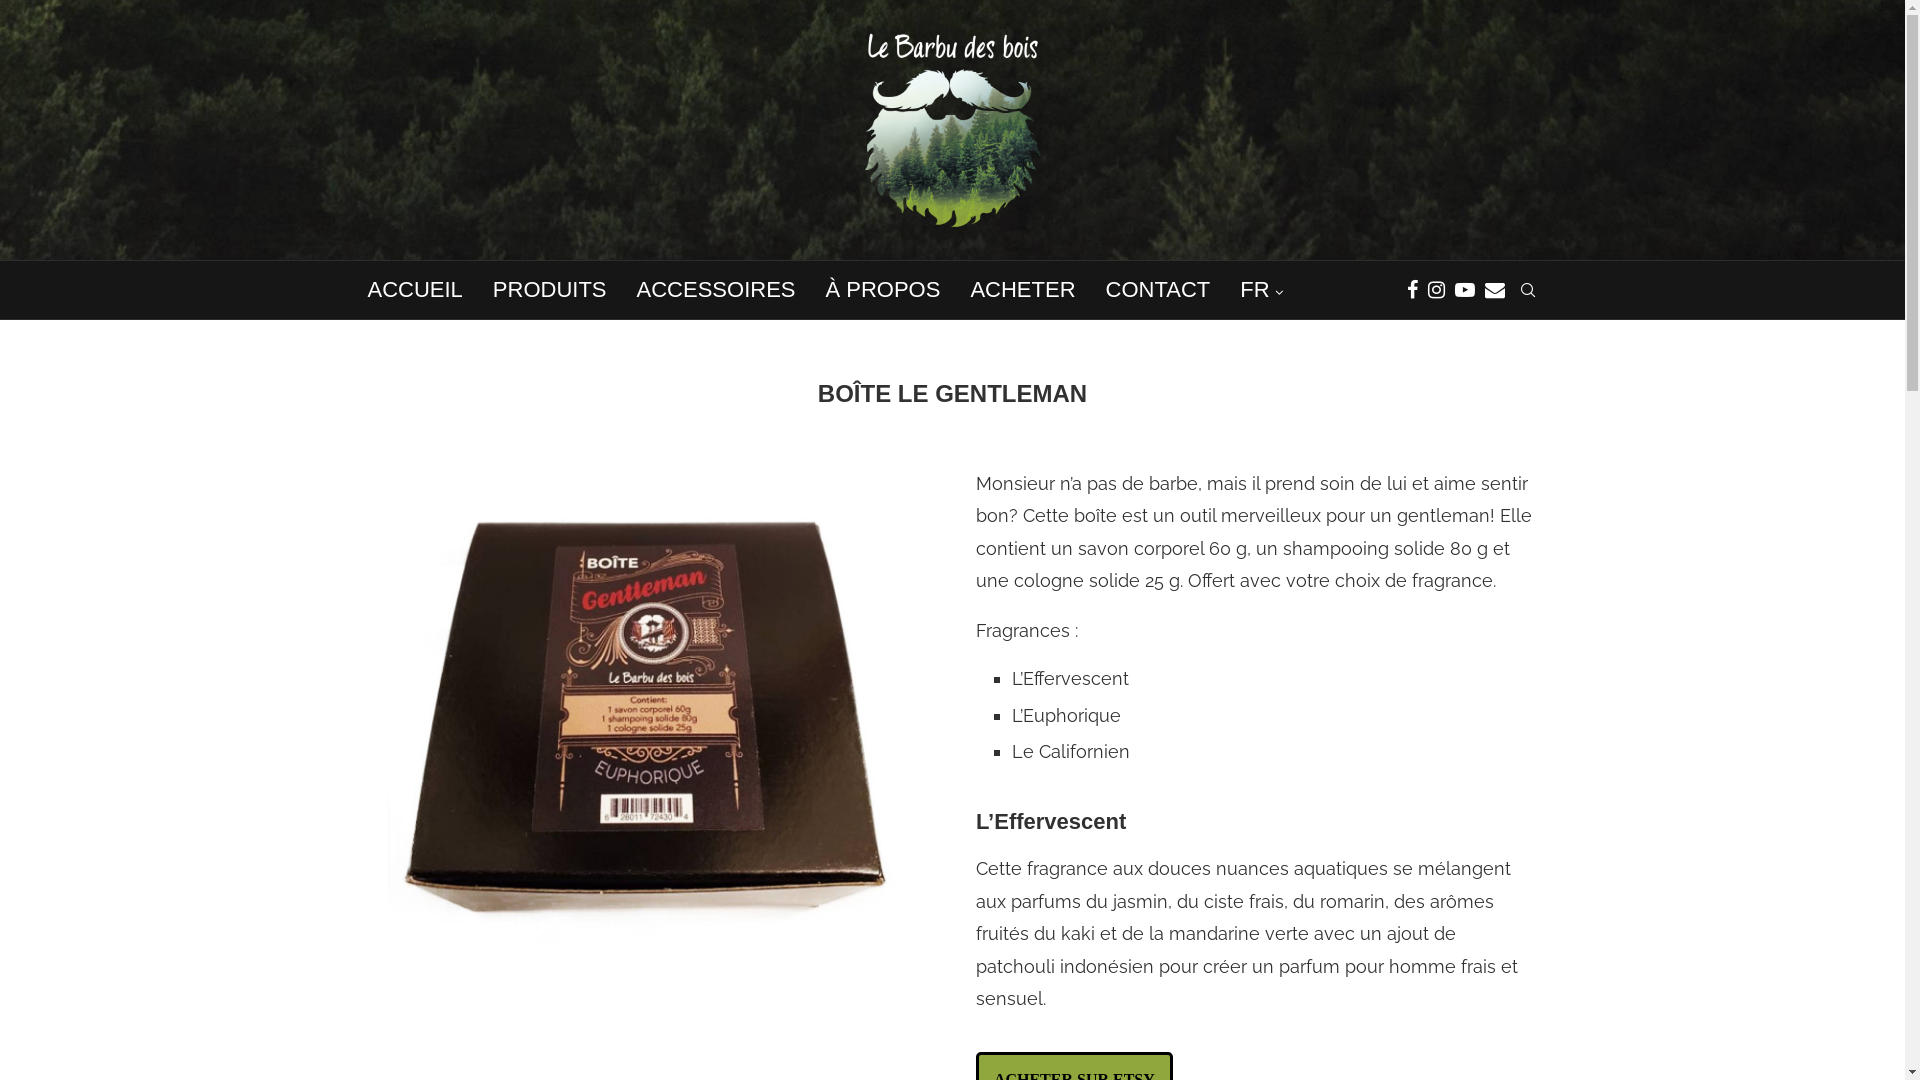  What do you see at coordinates (1158, 289) in the screenshot?
I see `'CONTACT'` at bounding box center [1158, 289].